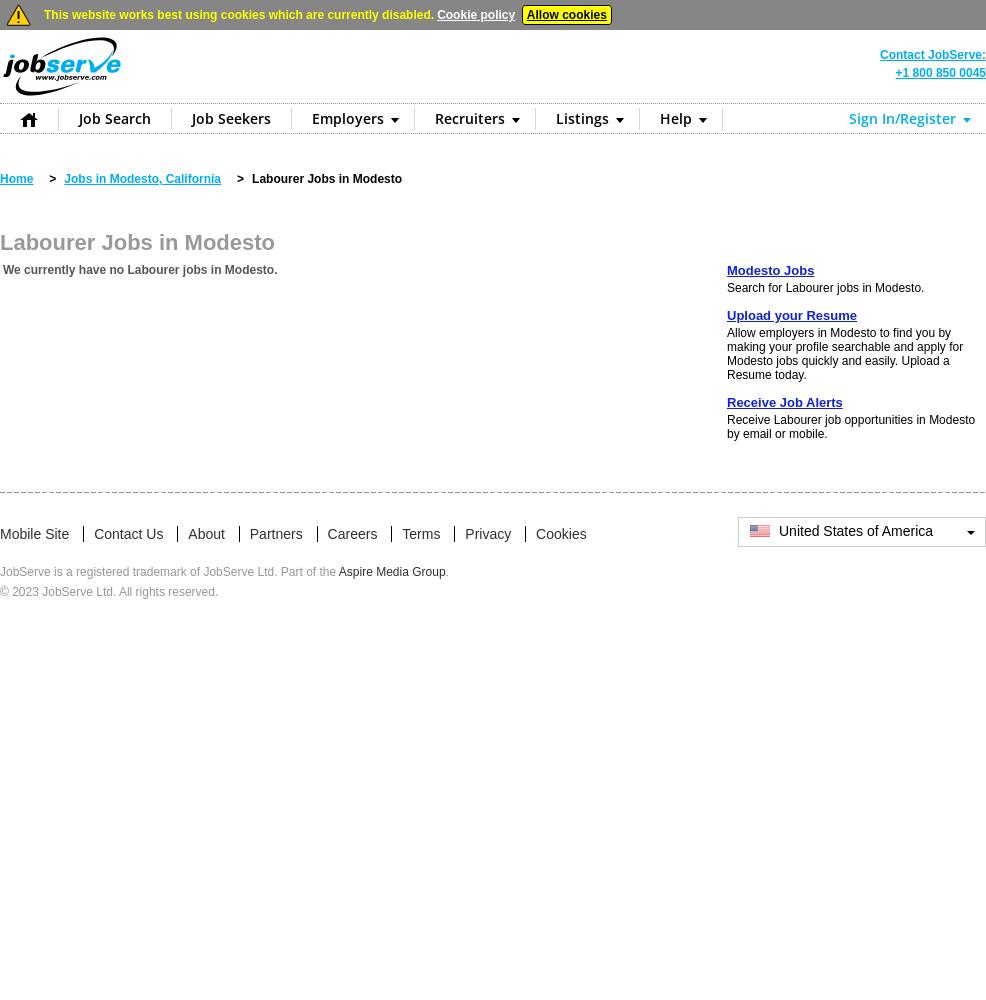 The width and height of the screenshot is (986, 1000). I want to click on 'Terms', so click(421, 534).